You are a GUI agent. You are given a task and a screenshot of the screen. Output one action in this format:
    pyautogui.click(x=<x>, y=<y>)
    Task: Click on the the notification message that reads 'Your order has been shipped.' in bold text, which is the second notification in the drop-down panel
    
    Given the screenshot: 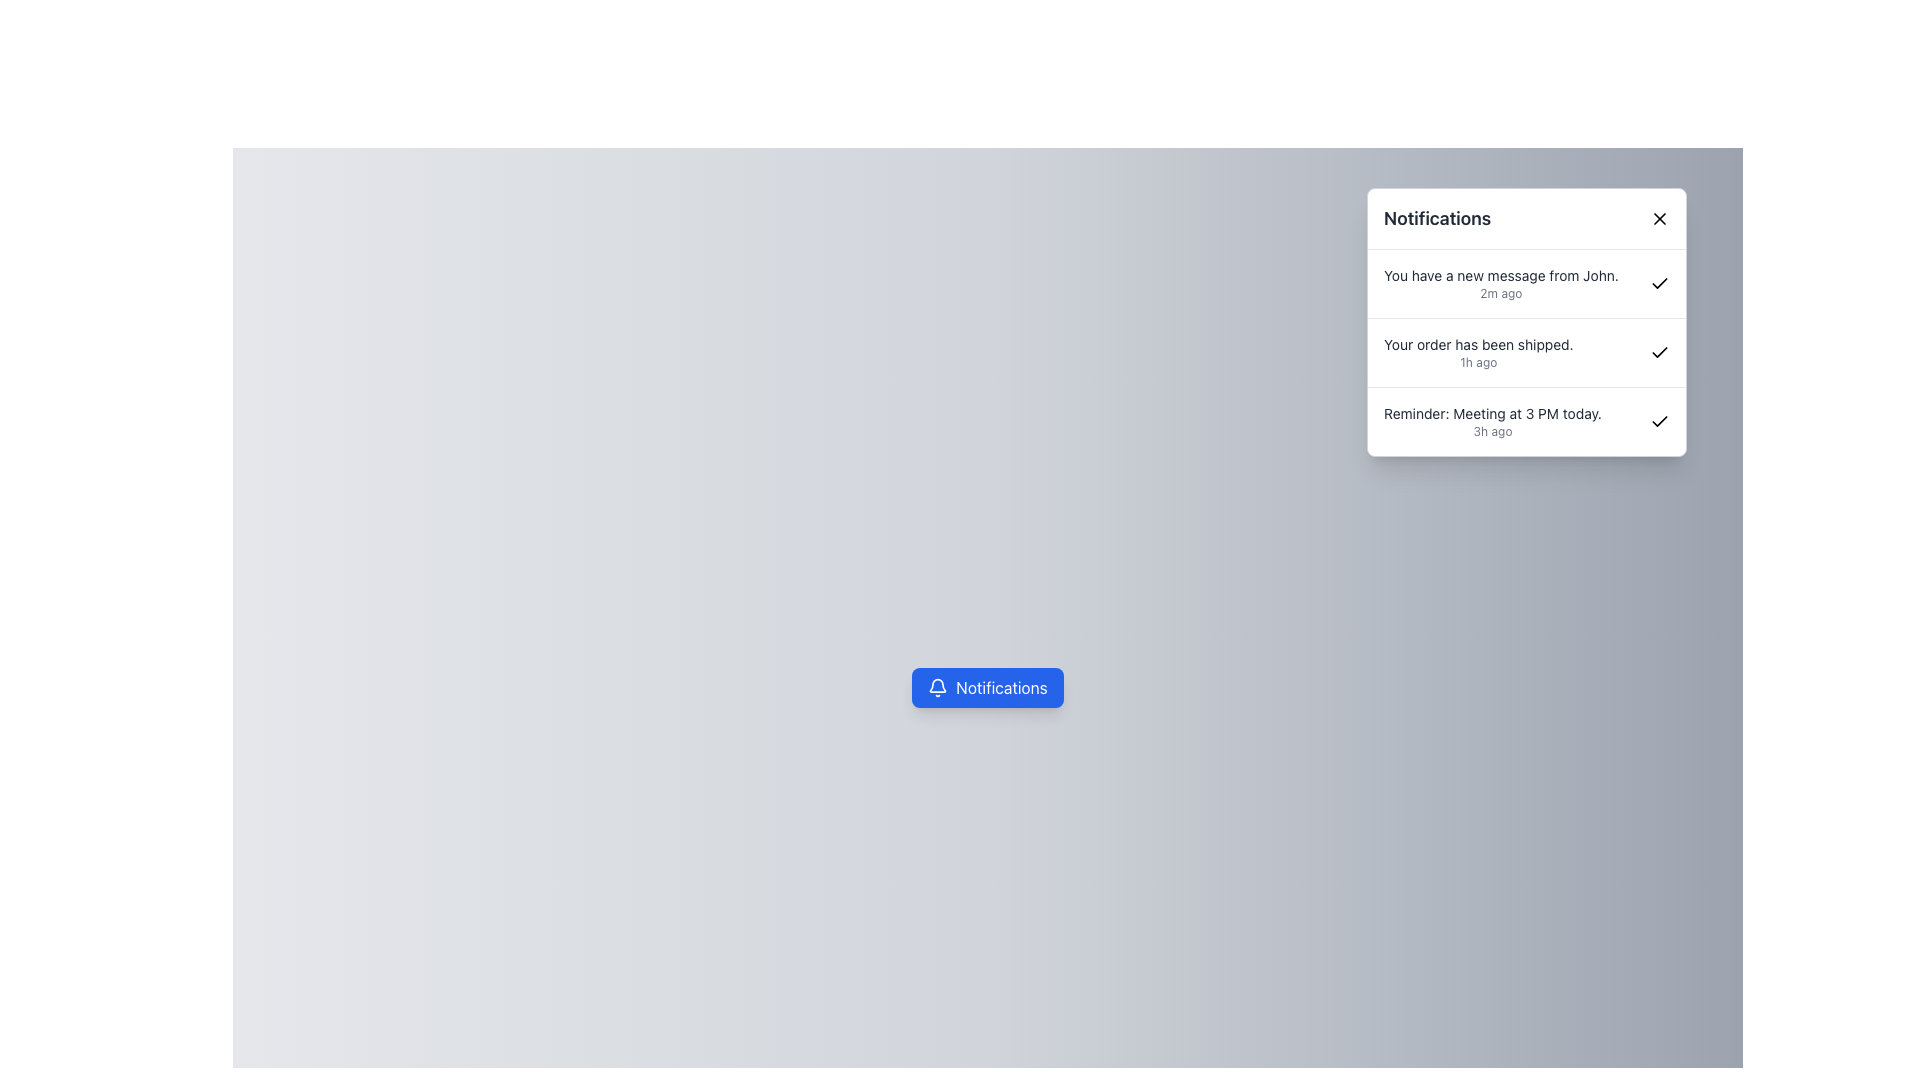 What is the action you would take?
    pyautogui.click(x=1478, y=352)
    